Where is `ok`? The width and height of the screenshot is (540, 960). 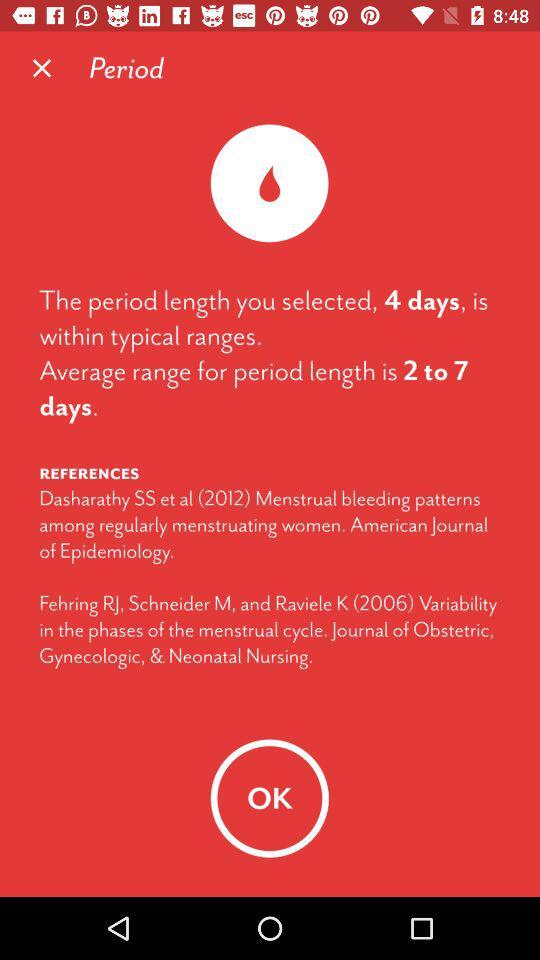
ok is located at coordinates (269, 798).